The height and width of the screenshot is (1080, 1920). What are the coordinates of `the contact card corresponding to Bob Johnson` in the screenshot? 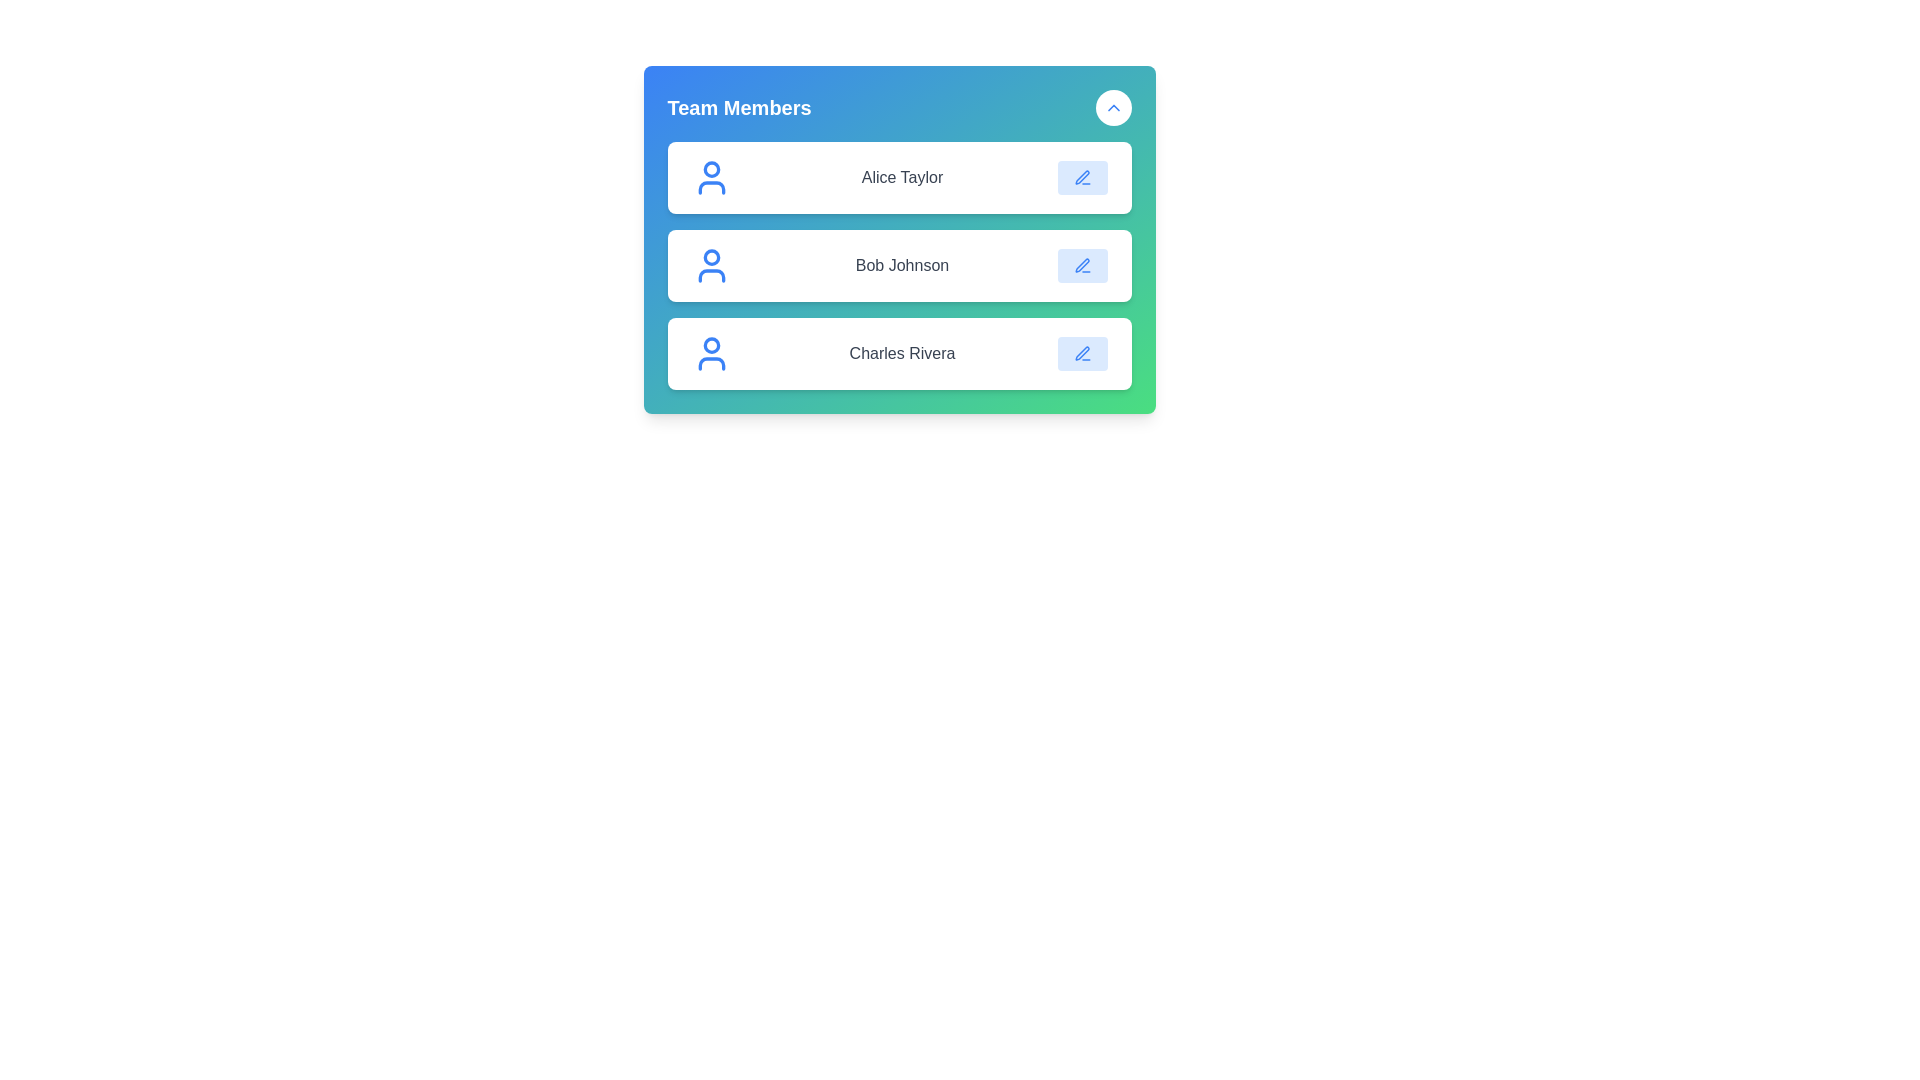 It's located at (898, 265).